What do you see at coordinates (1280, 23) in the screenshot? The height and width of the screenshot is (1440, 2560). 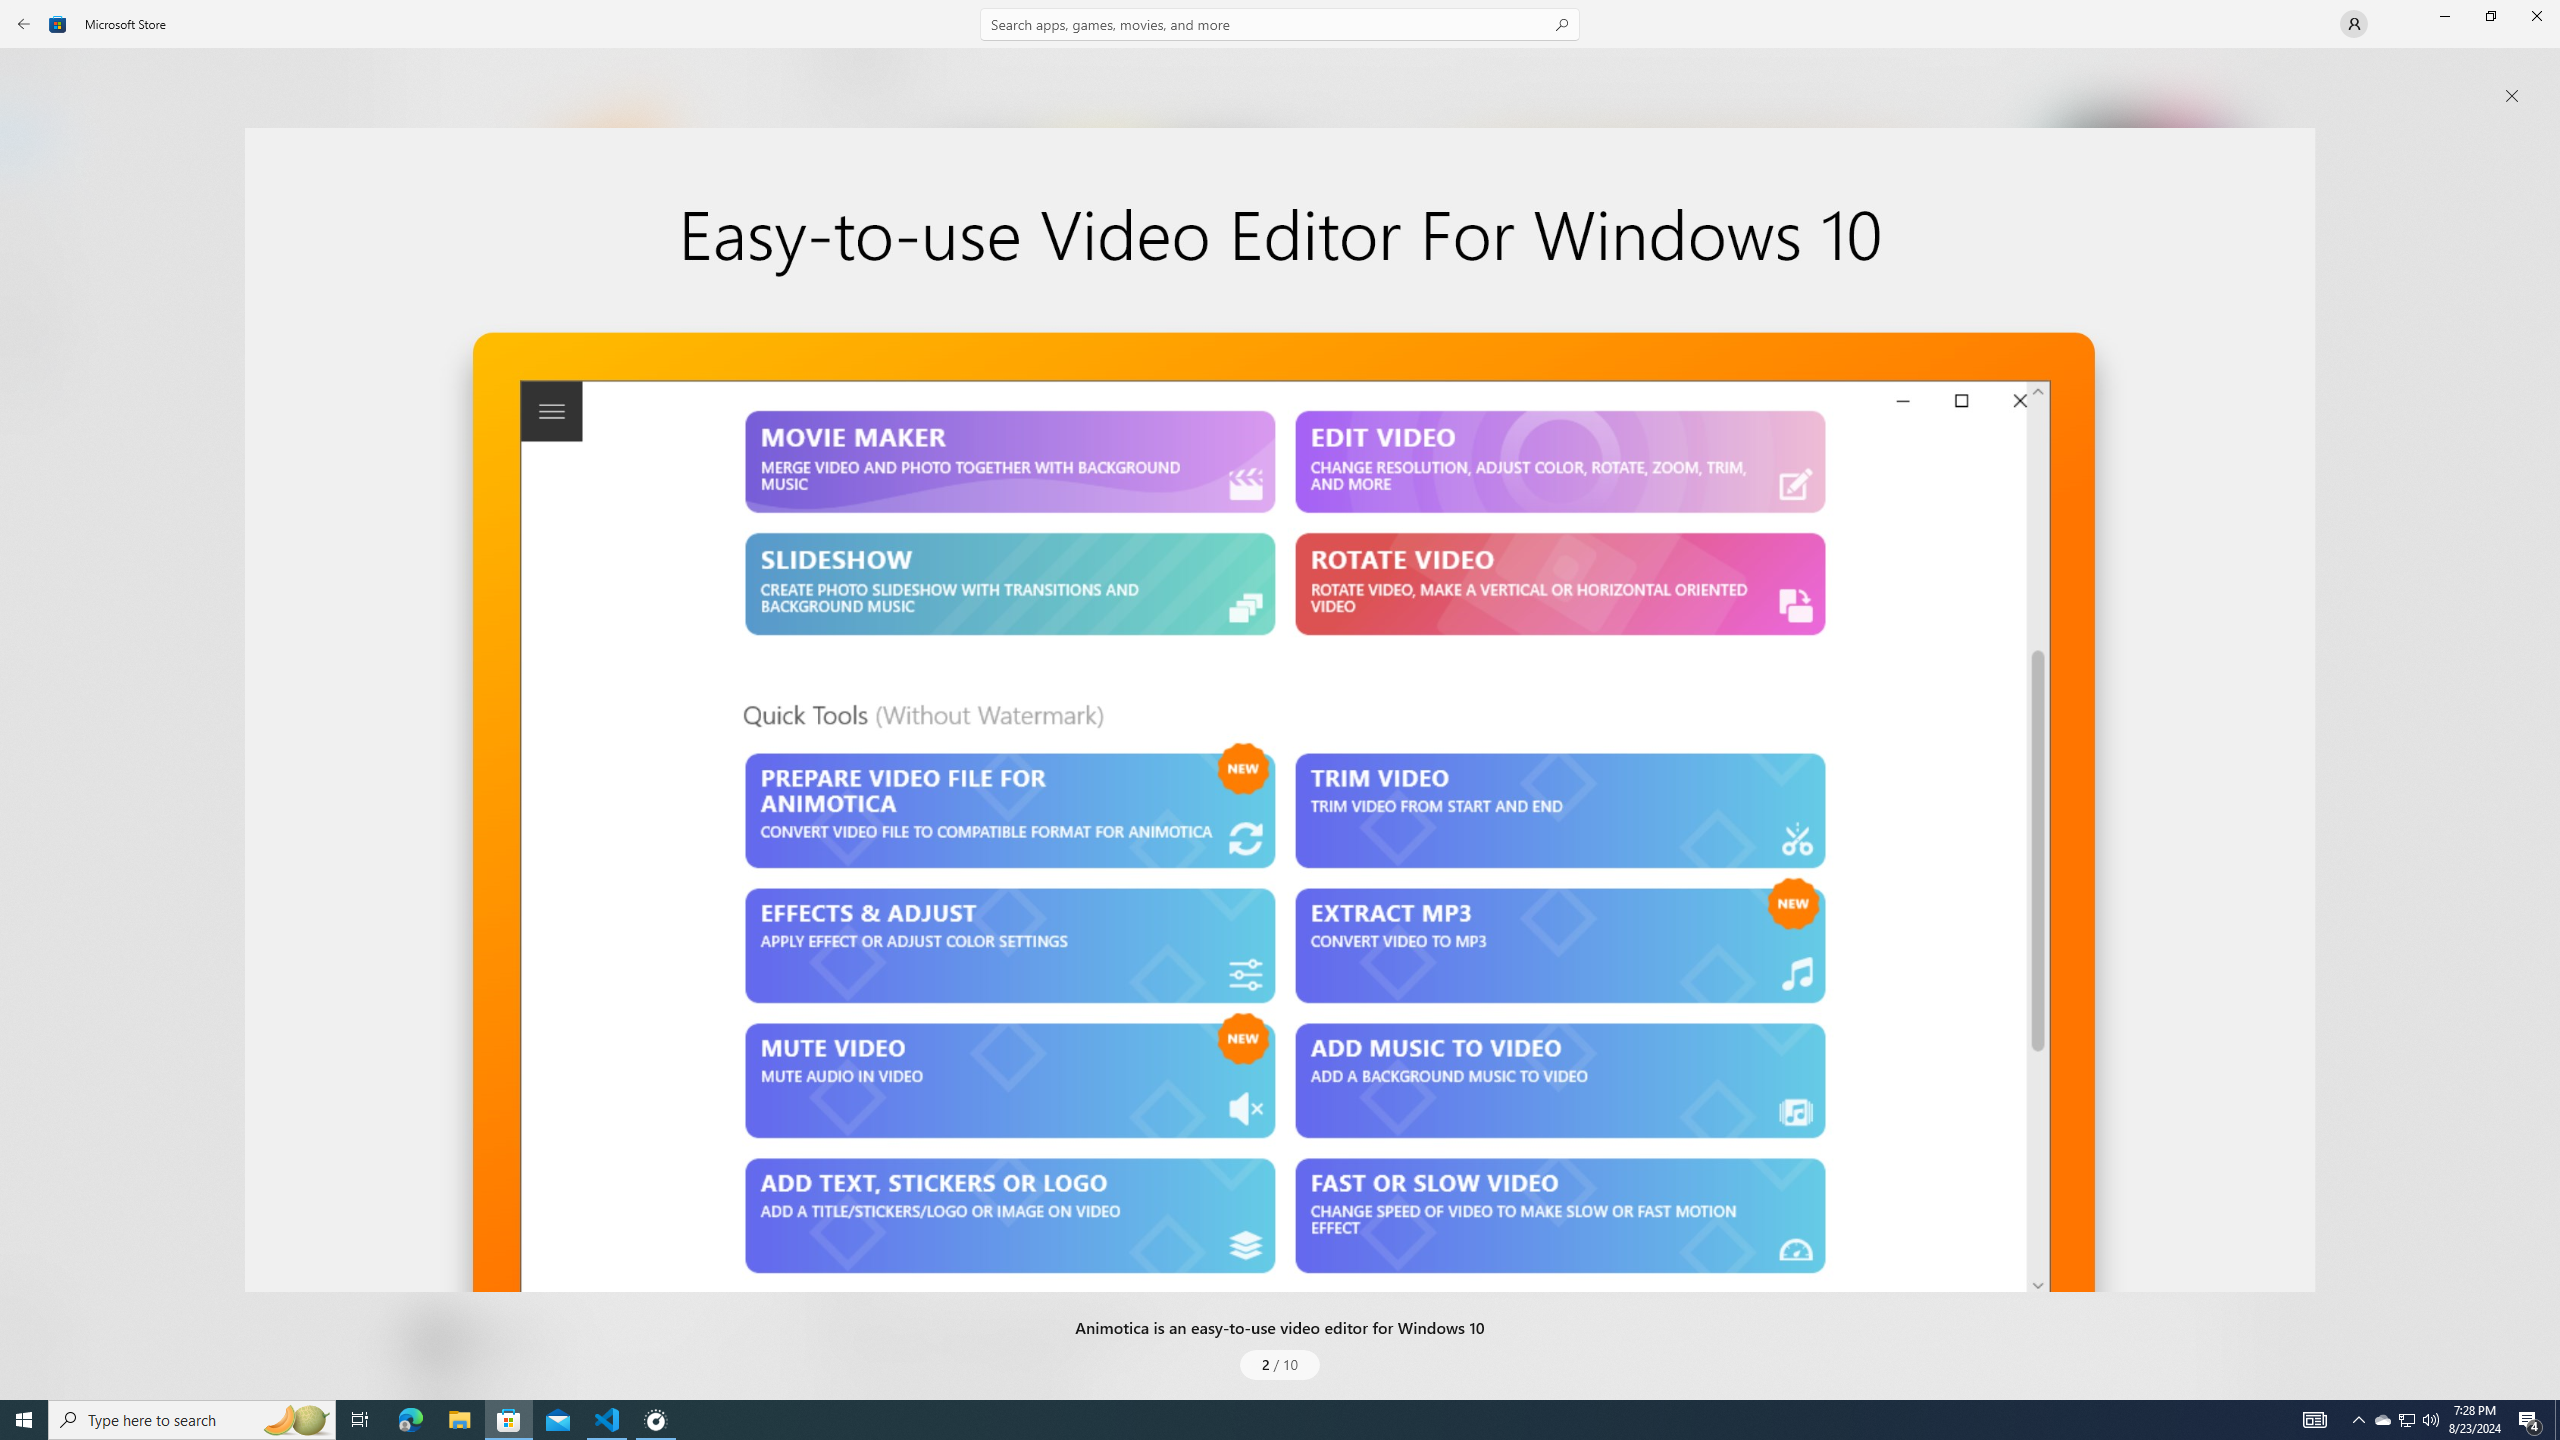 I see `'Search'` at bounding box center [1280, 23].